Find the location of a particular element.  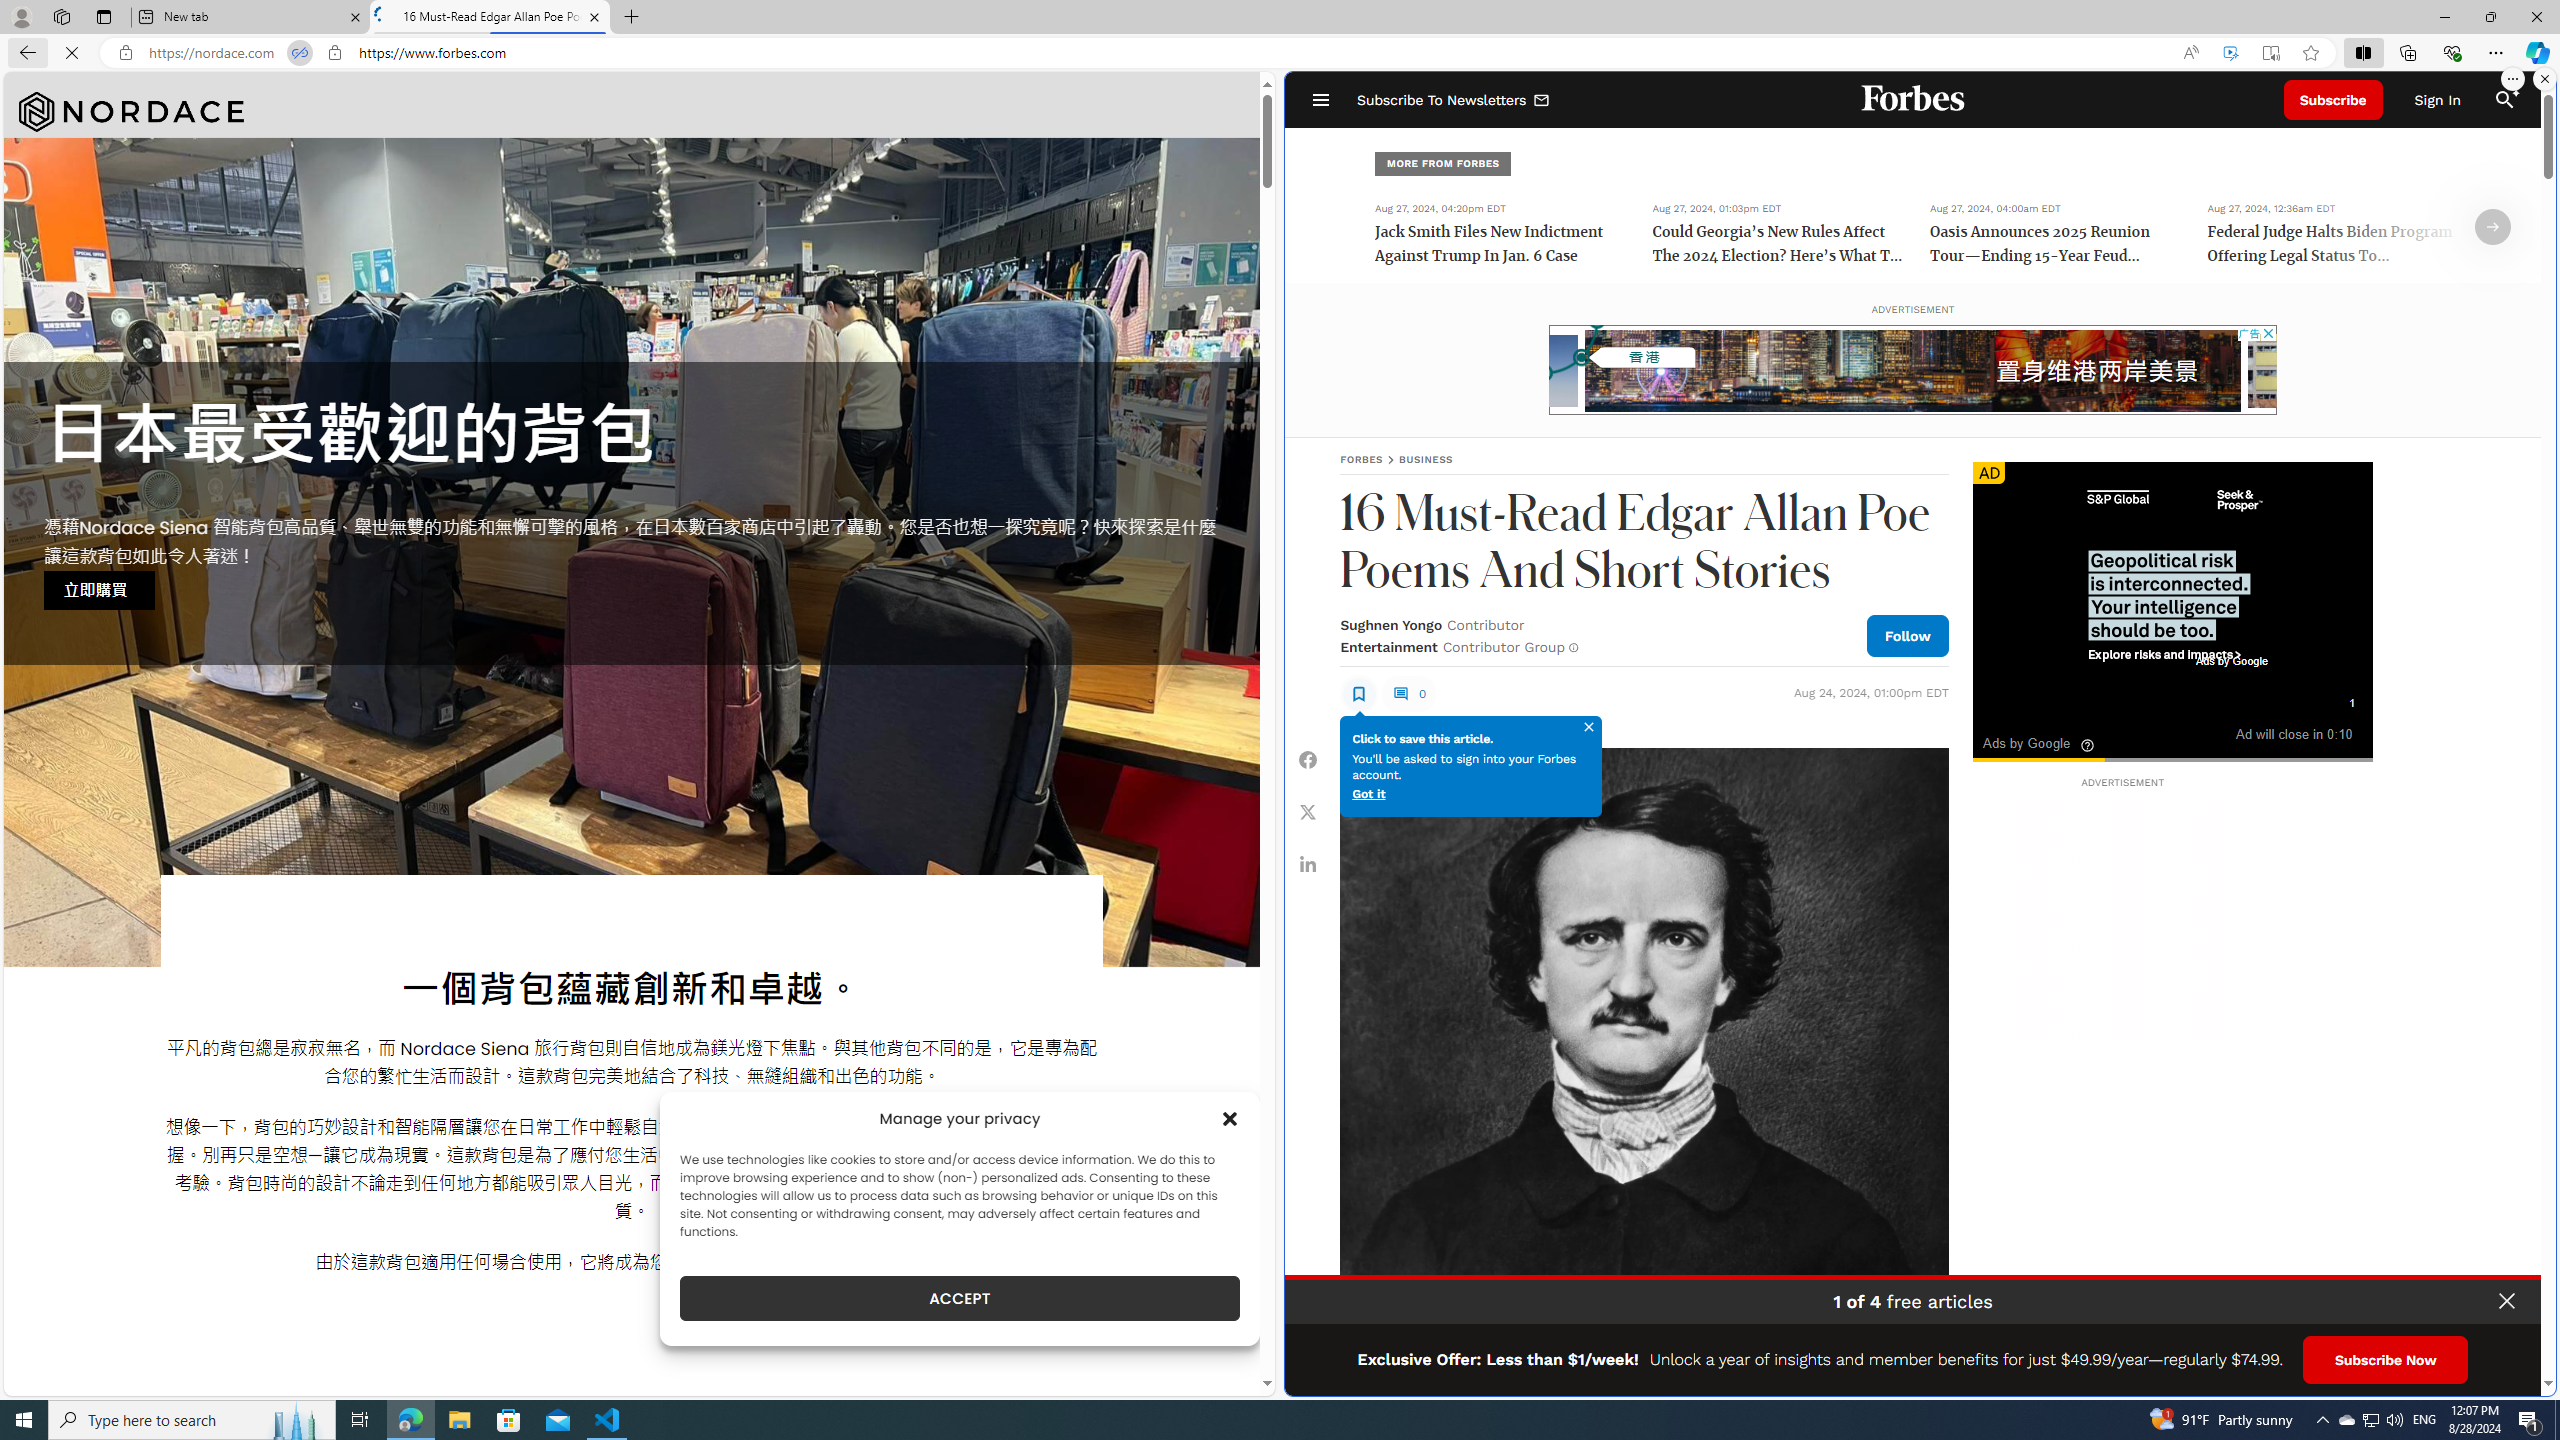

'Portrait of Edgar Allan Poe.' is located at coordinates (1642, 1050).